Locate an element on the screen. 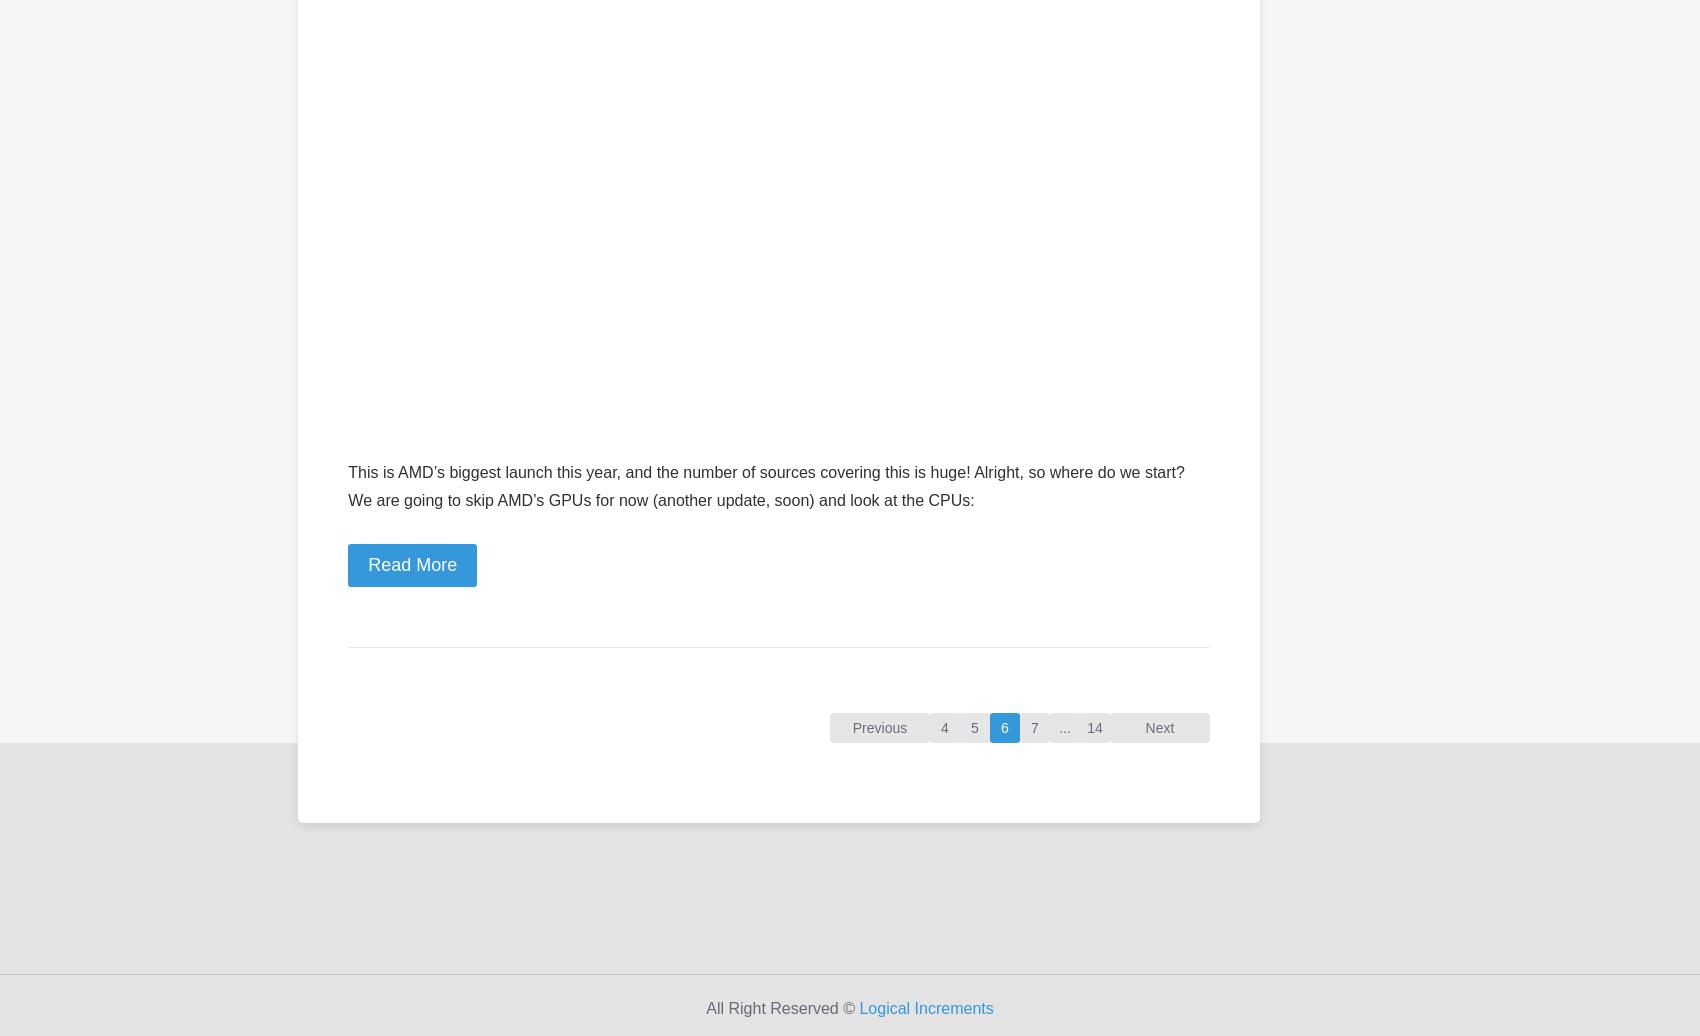  '...' is located at coordinates (1057, 727).